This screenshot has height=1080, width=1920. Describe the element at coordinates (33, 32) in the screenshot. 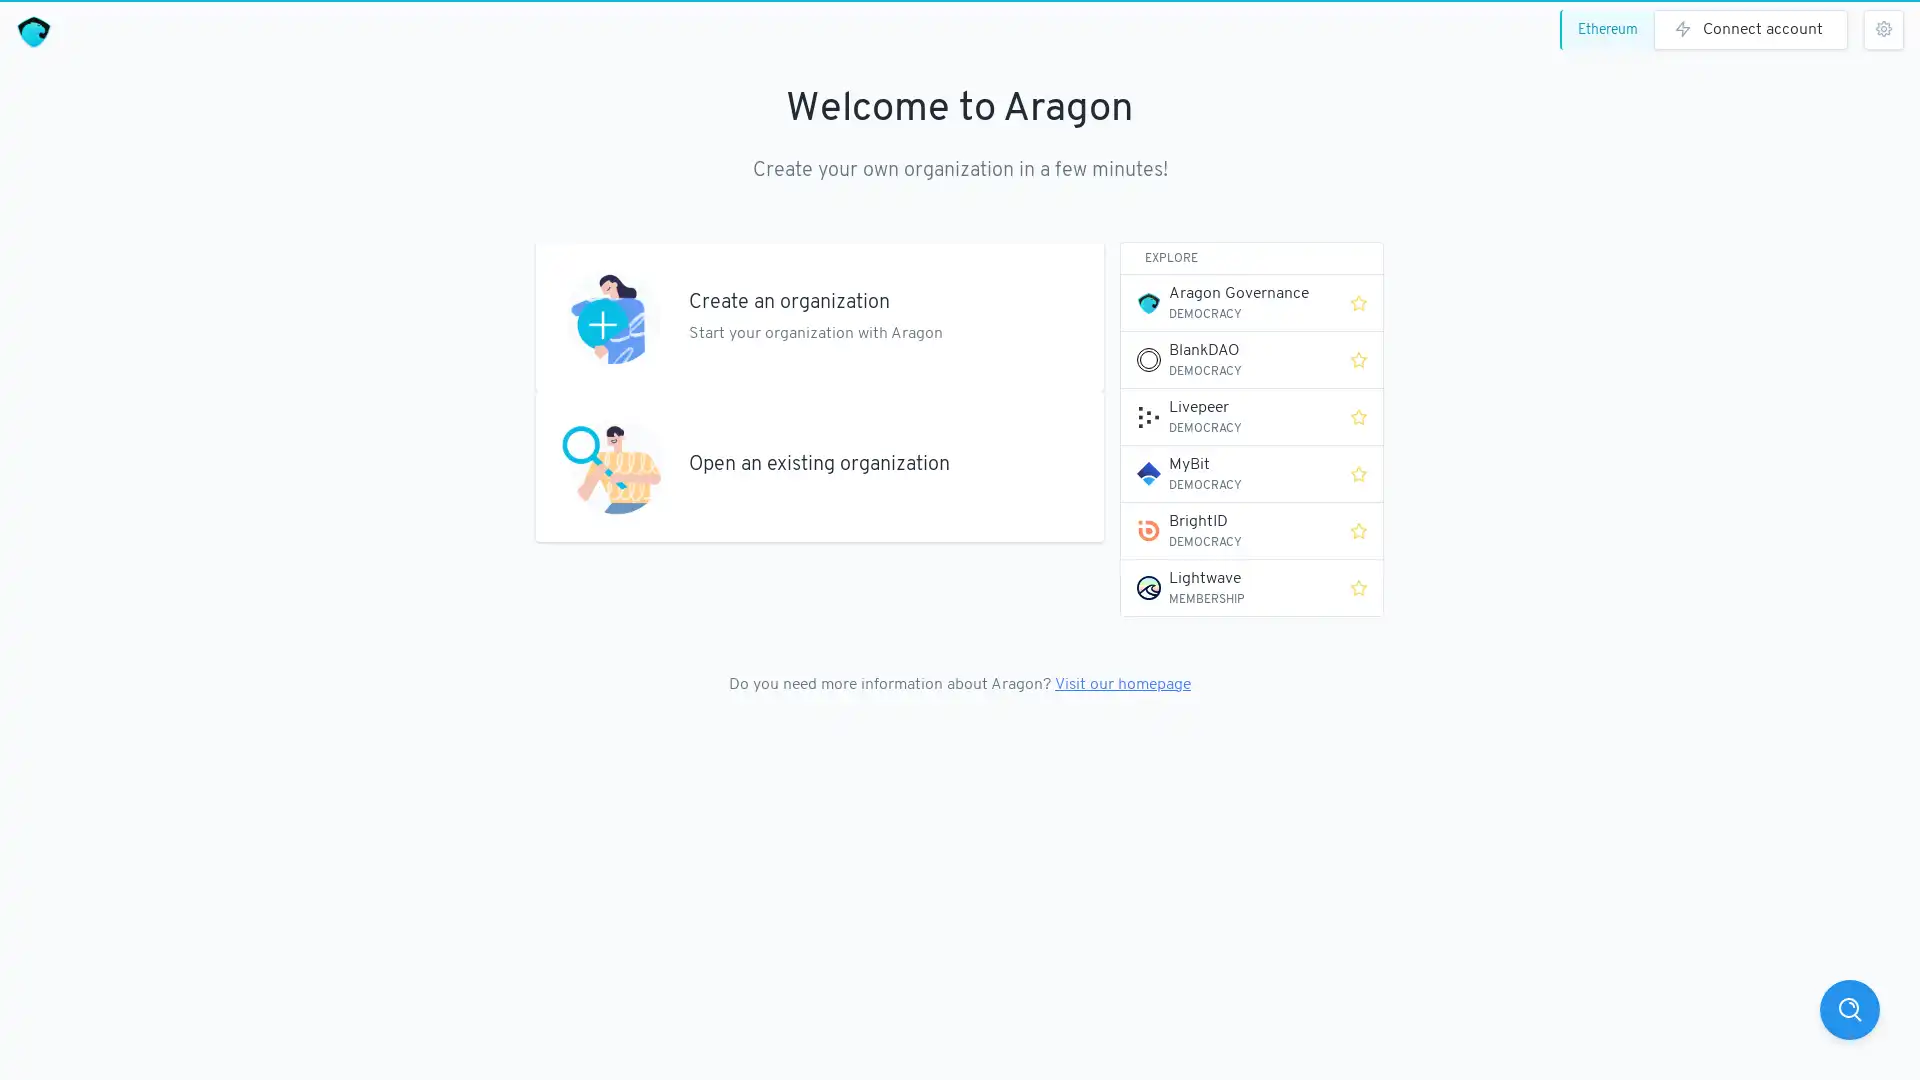

I see `Back to home` at that location.